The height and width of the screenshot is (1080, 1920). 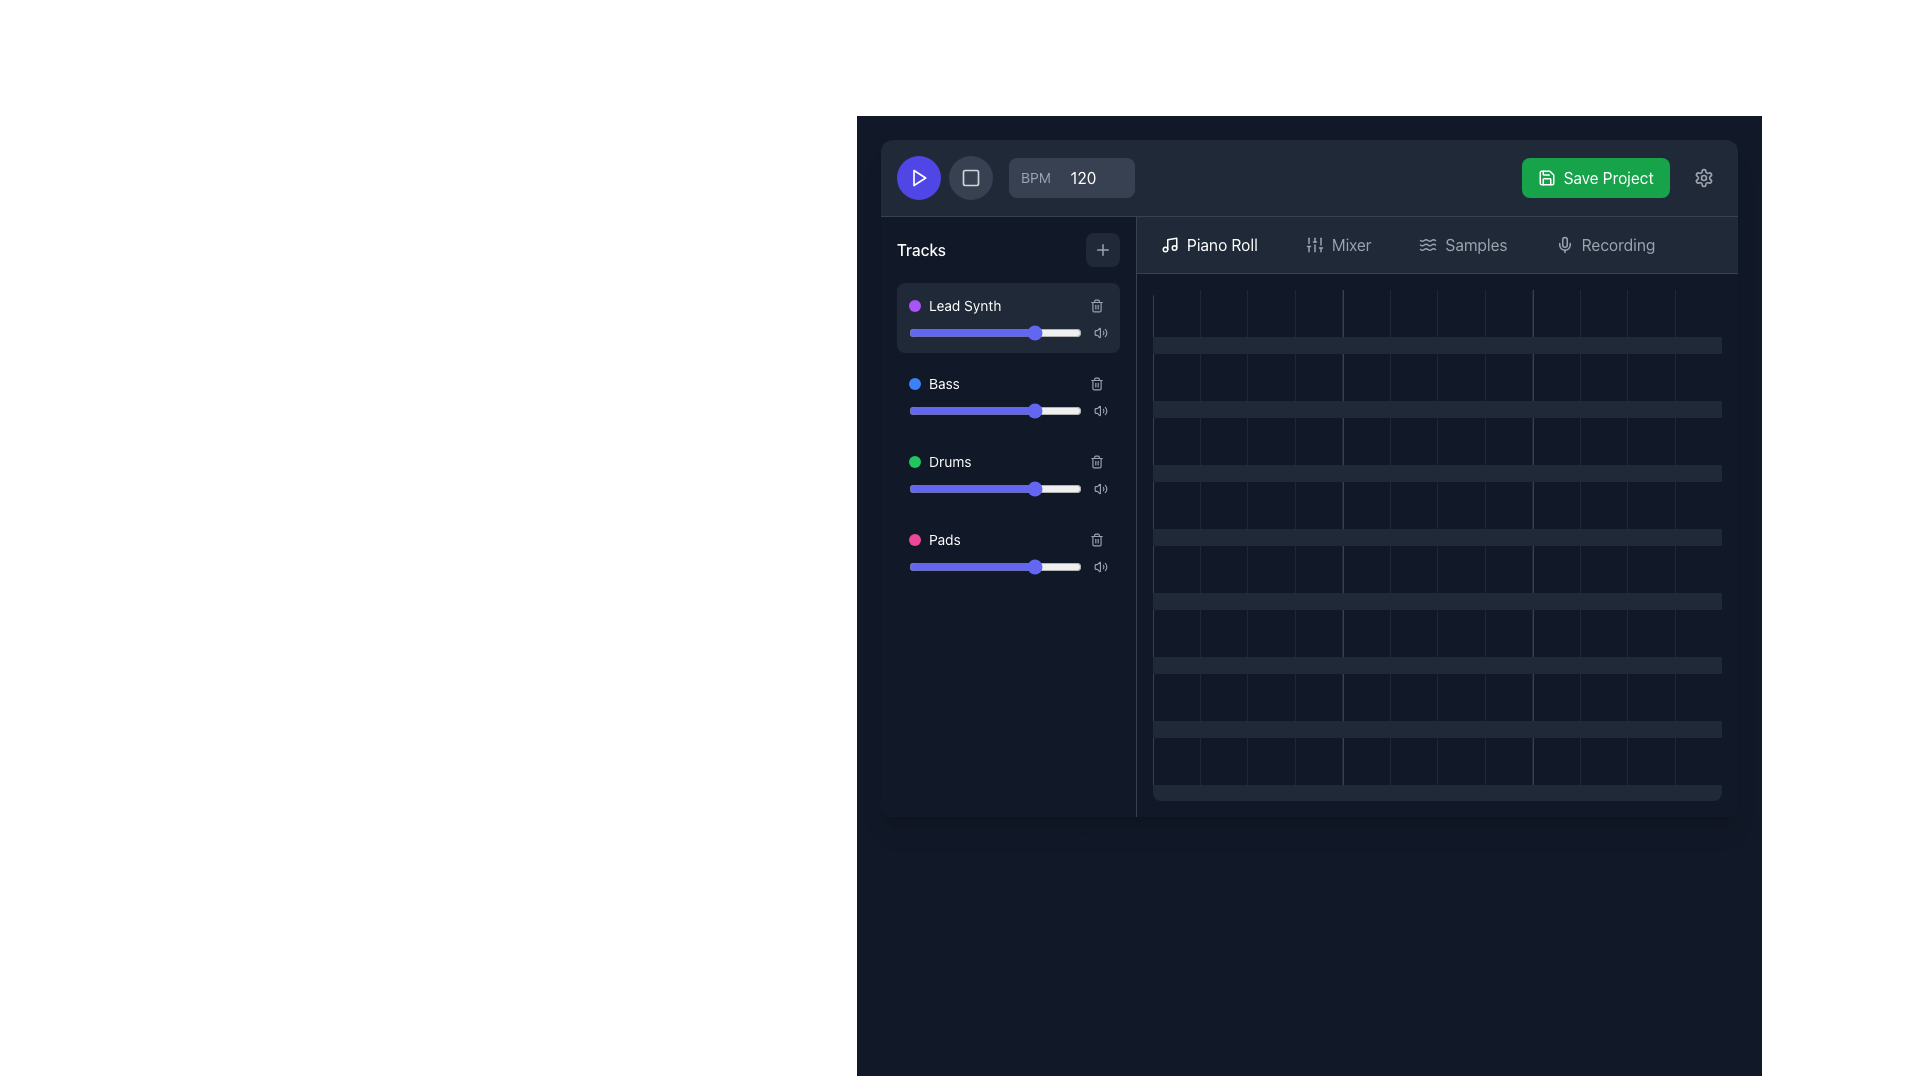 What do you see at coordinates (933, 384) in the screenshot?
I see `the 'Bass' track label icon, which is the second entry in the list of tracks, positioned below 'Lead Synth' and above 'Drums'` at bounding box center [933, 384].